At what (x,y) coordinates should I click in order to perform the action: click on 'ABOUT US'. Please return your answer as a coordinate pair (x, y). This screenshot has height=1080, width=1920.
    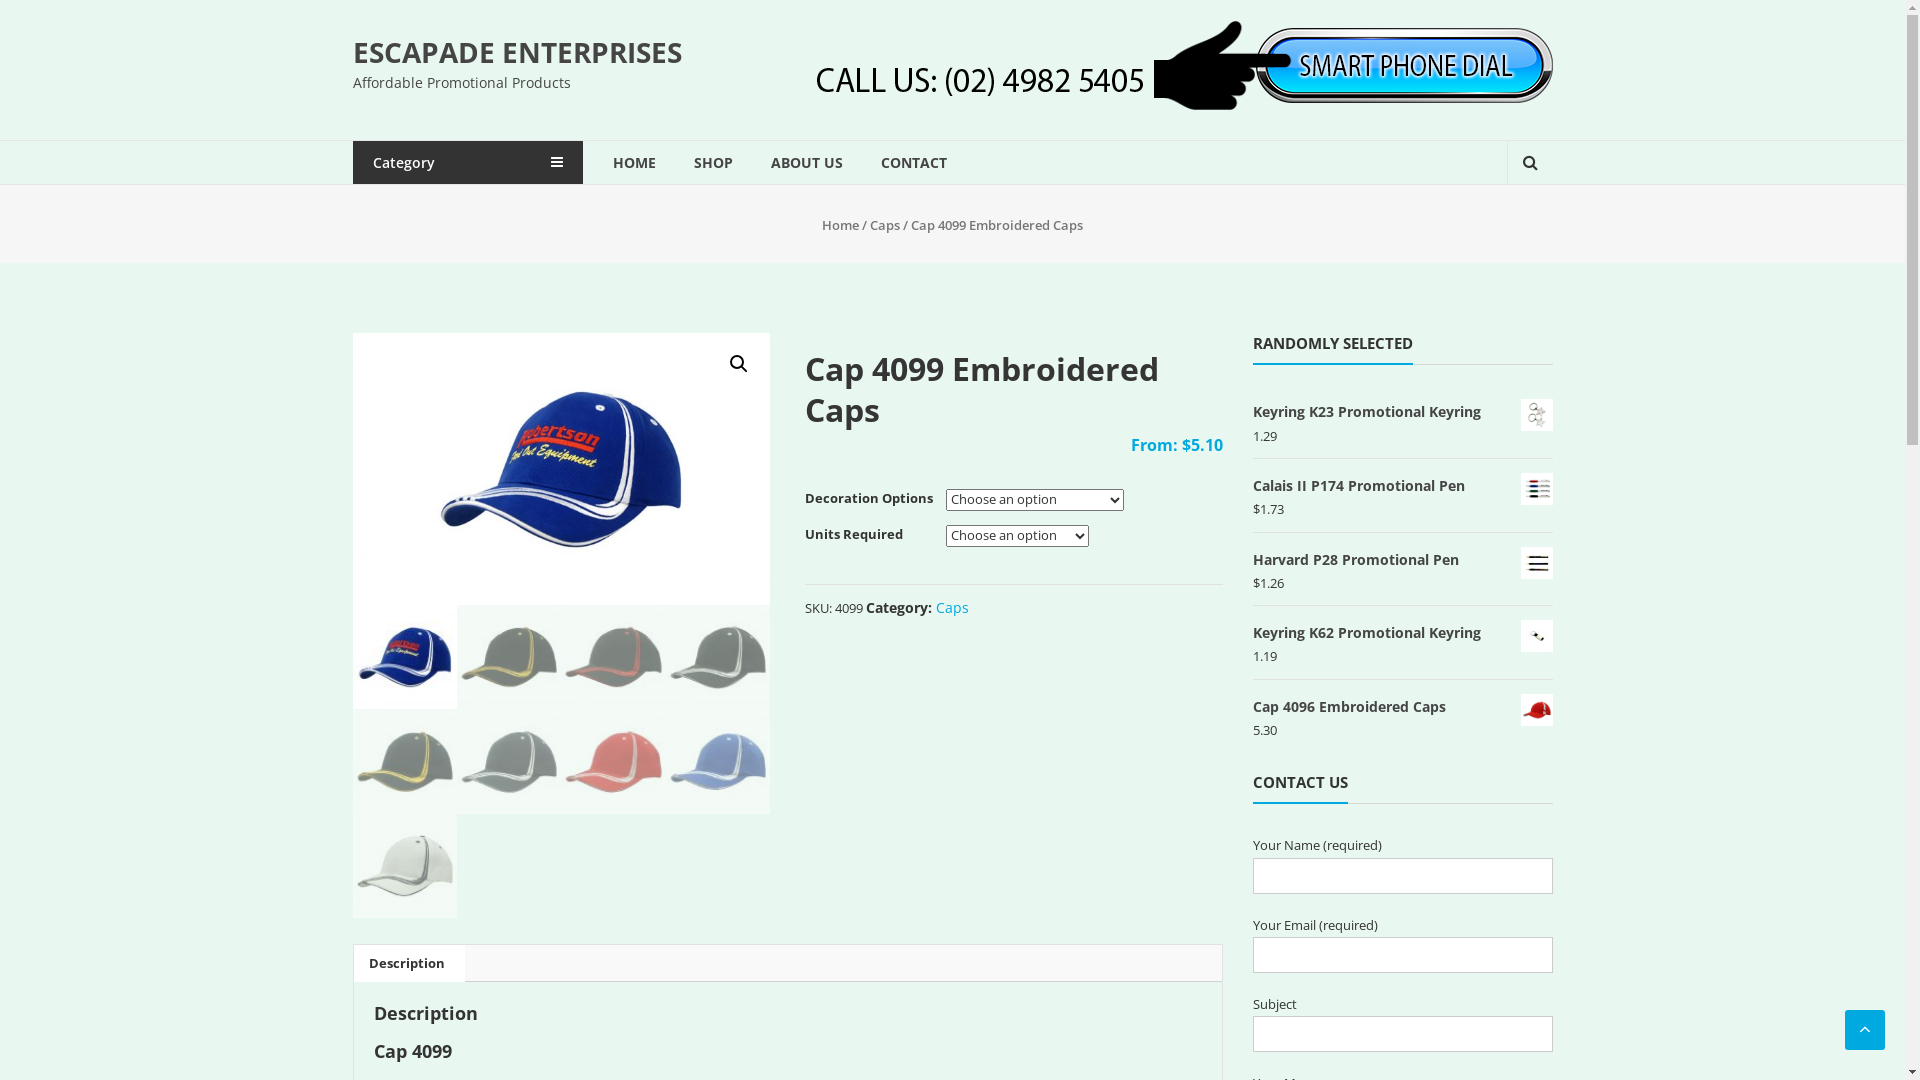
    Looking at the image, I should click on (806, 161).